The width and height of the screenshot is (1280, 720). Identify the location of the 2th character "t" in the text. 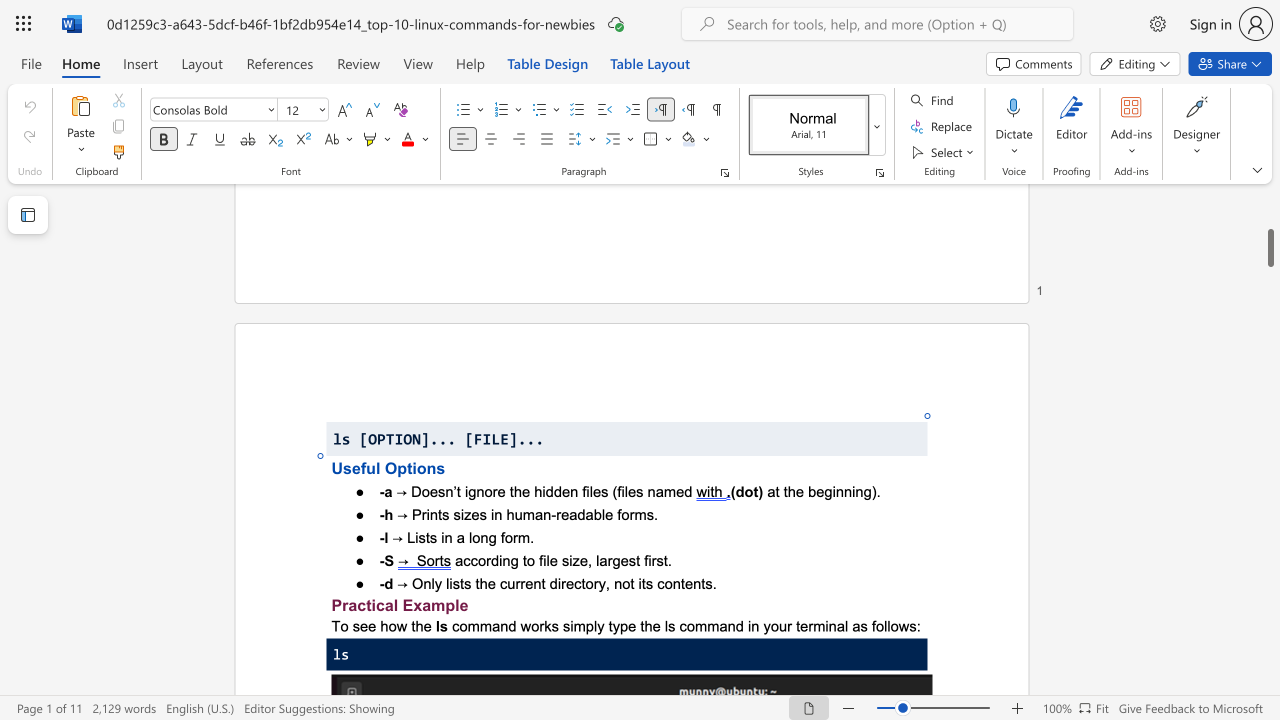
(637, 560).